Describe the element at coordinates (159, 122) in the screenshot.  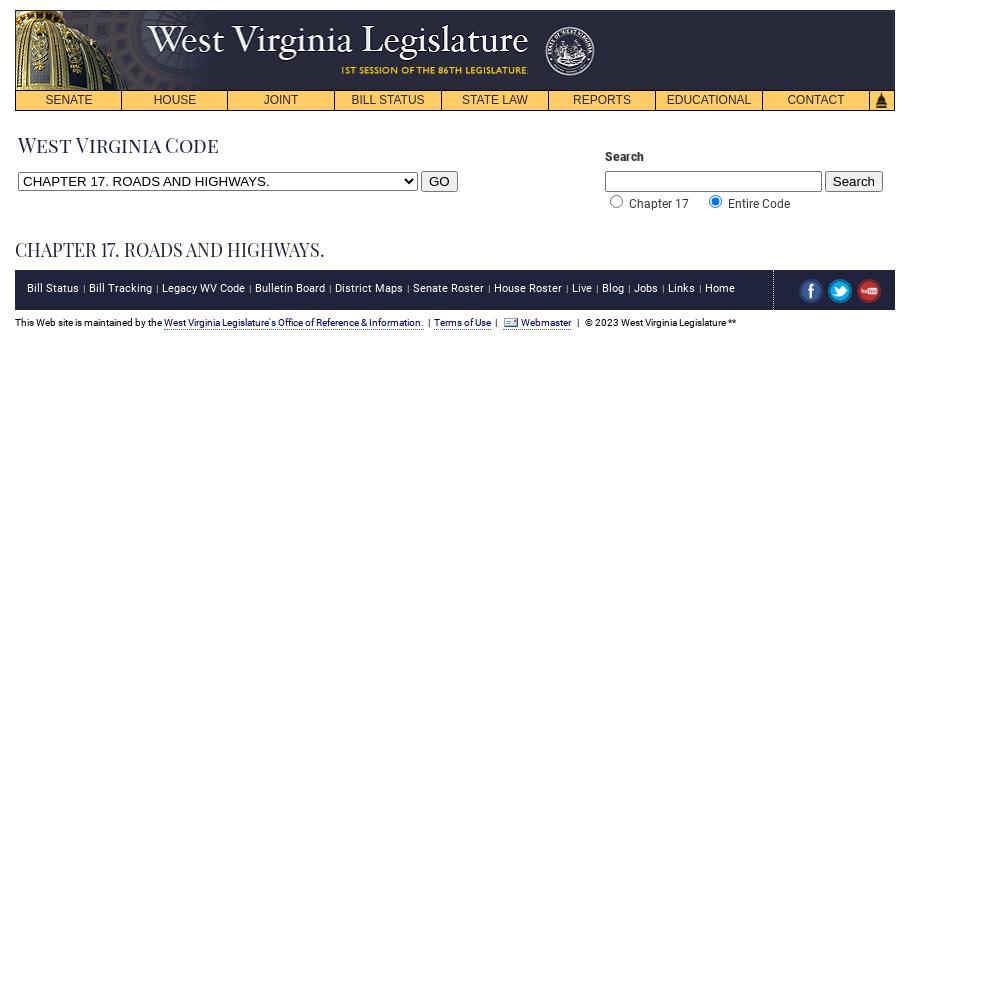
I see `'SPEAKER'` at that location.